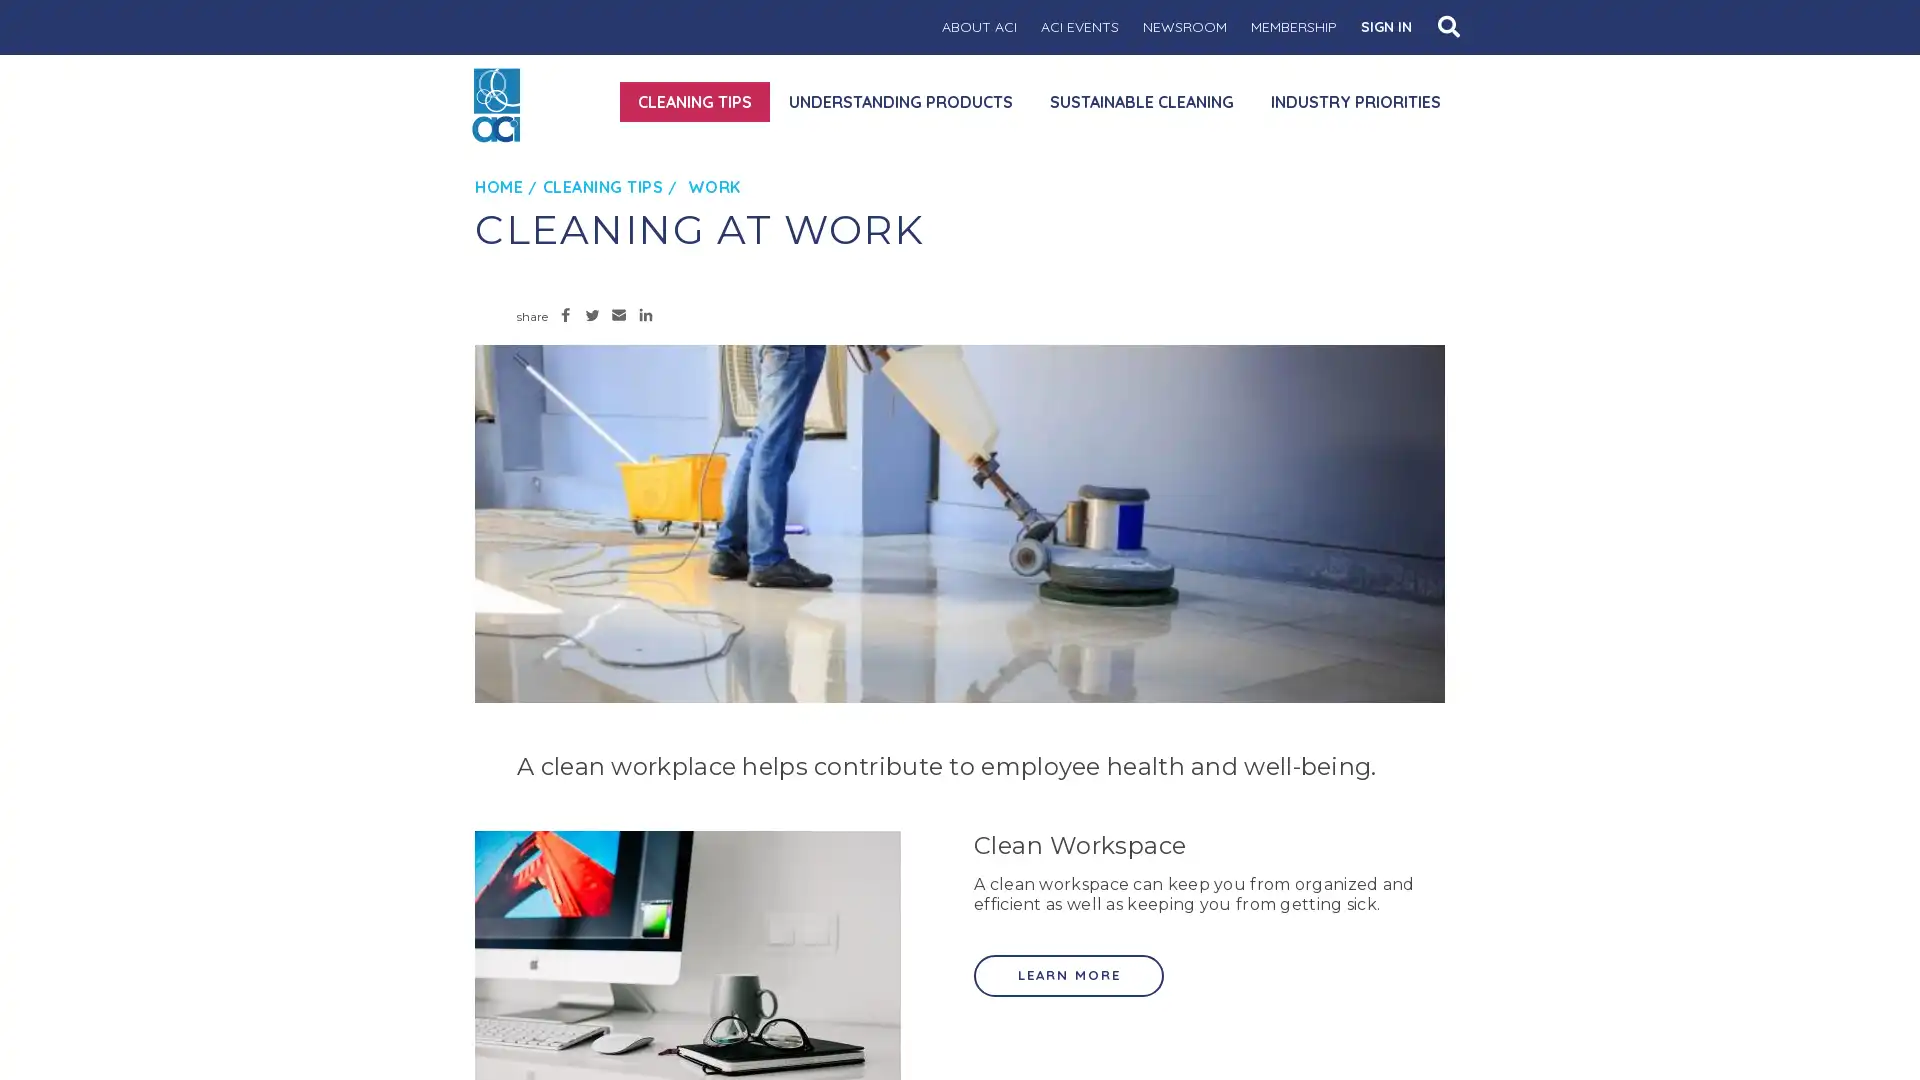 This screenshot has width=1920, height=1080. I want to click on Share to Email, so click(612, 315).